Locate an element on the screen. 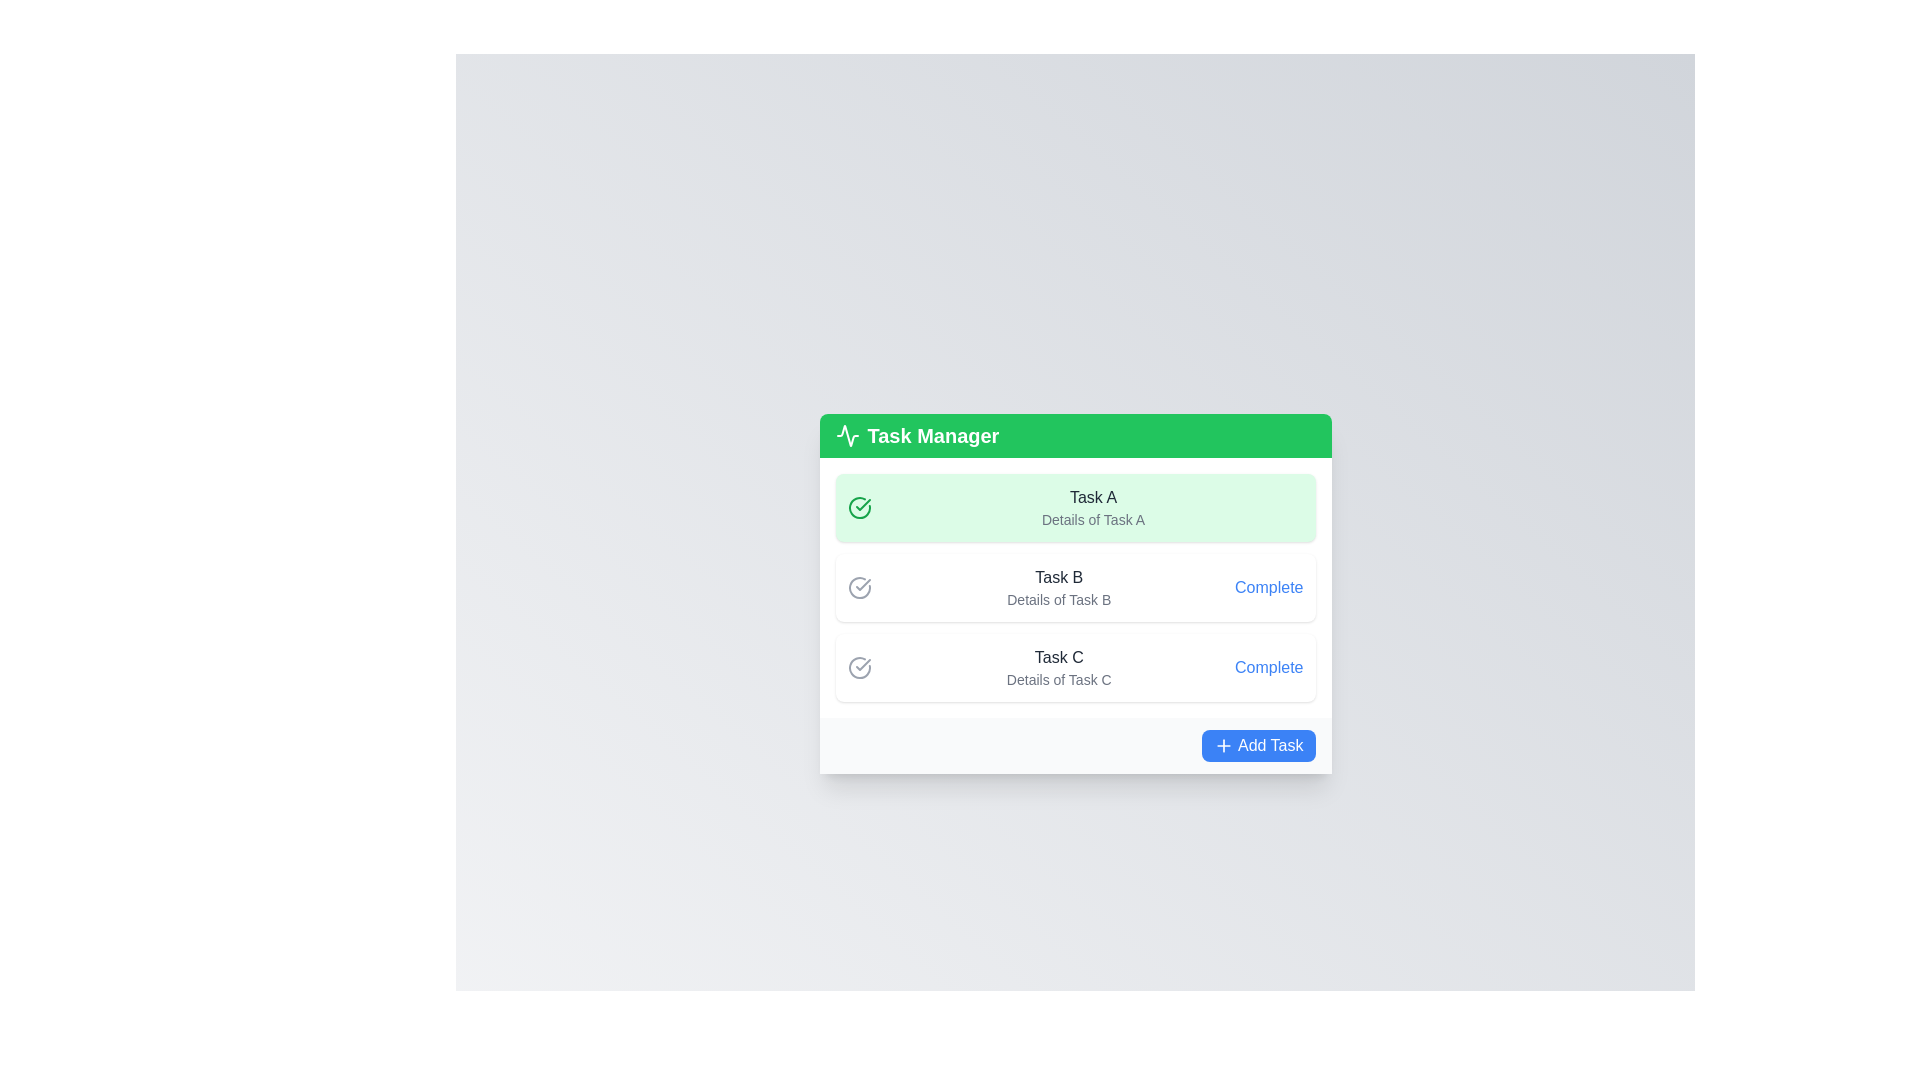 This screenshot has width=1920, height=1080. plus sign icon located within the blue 'Add Task' button at the bottom right corner of the Task Manager interface to verify its design or adjust its styling is located at coordinates (1223, 745).